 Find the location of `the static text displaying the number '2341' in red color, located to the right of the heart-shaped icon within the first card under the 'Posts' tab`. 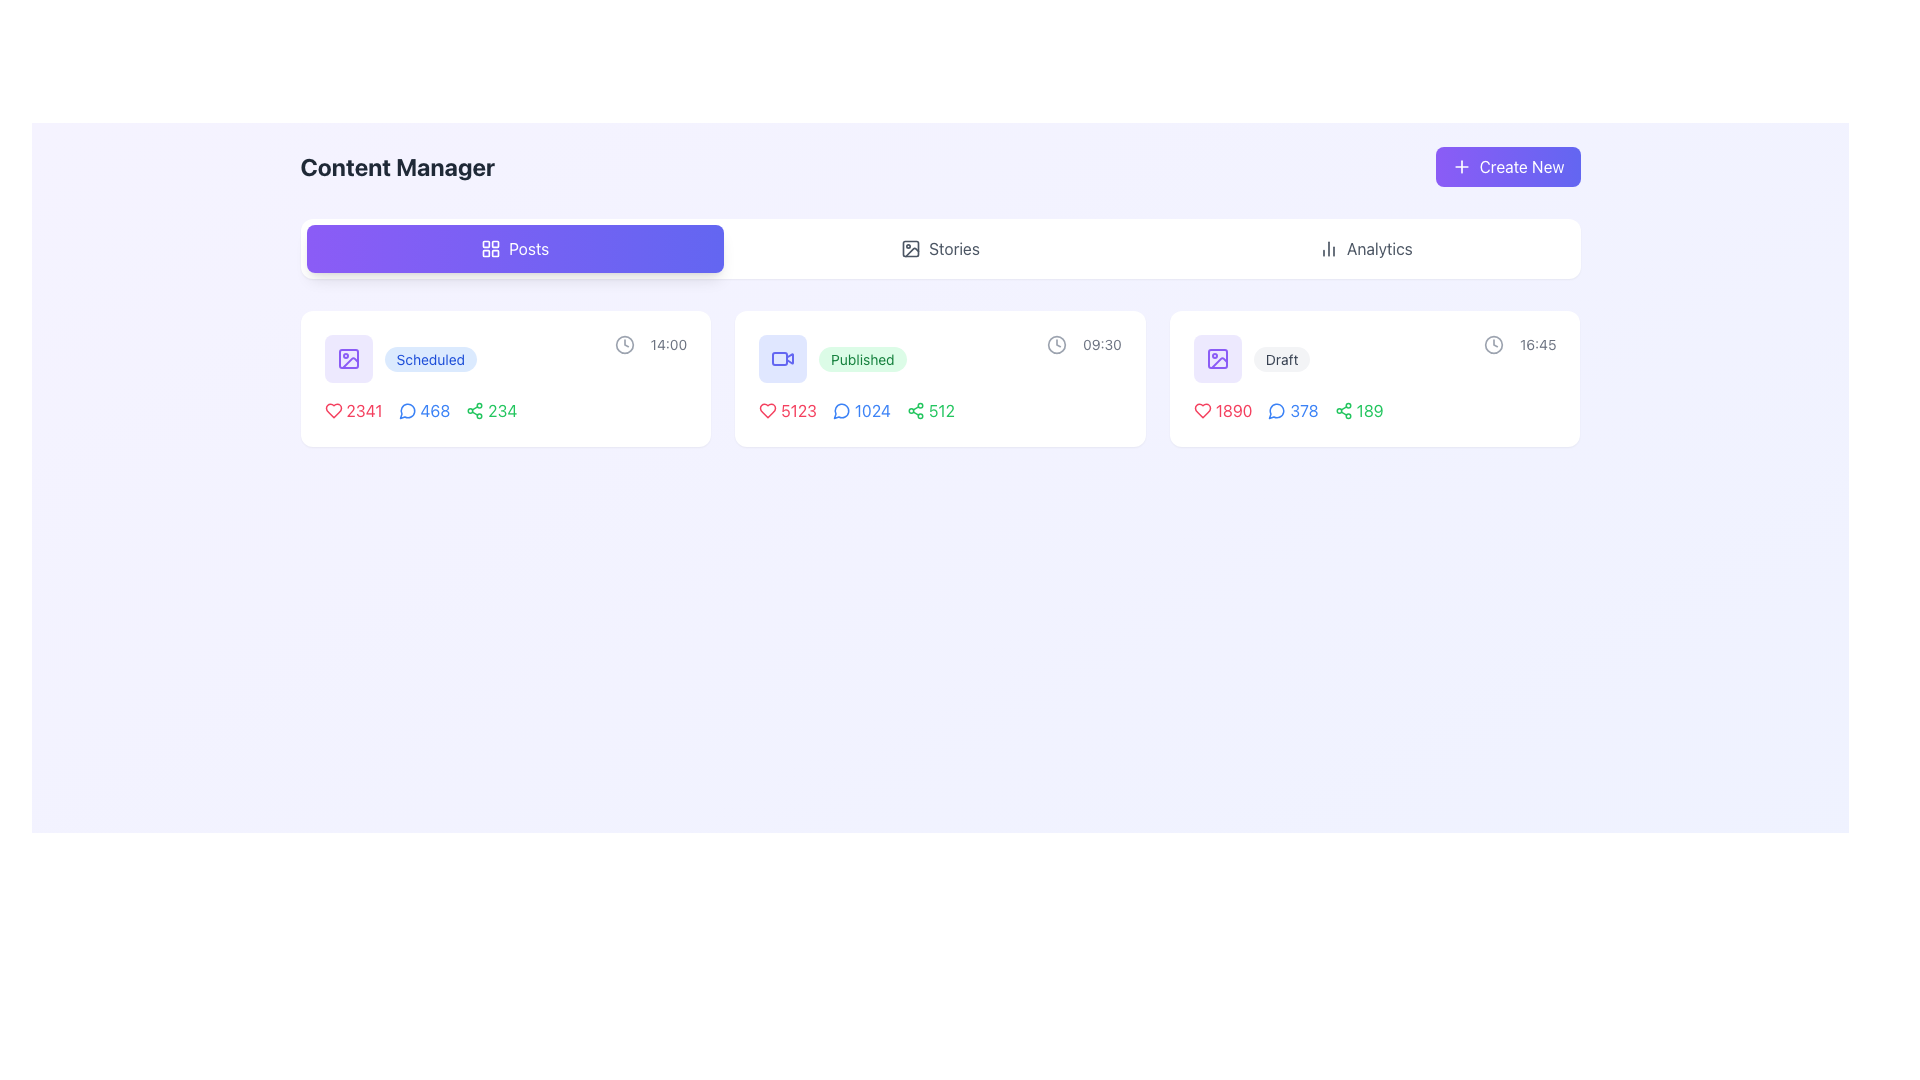

the static text displaying the number '2341' in red color, located to the right of the heart-shaped icon within the first card under the 'Posts' tab is located at coordinates (364, 410).